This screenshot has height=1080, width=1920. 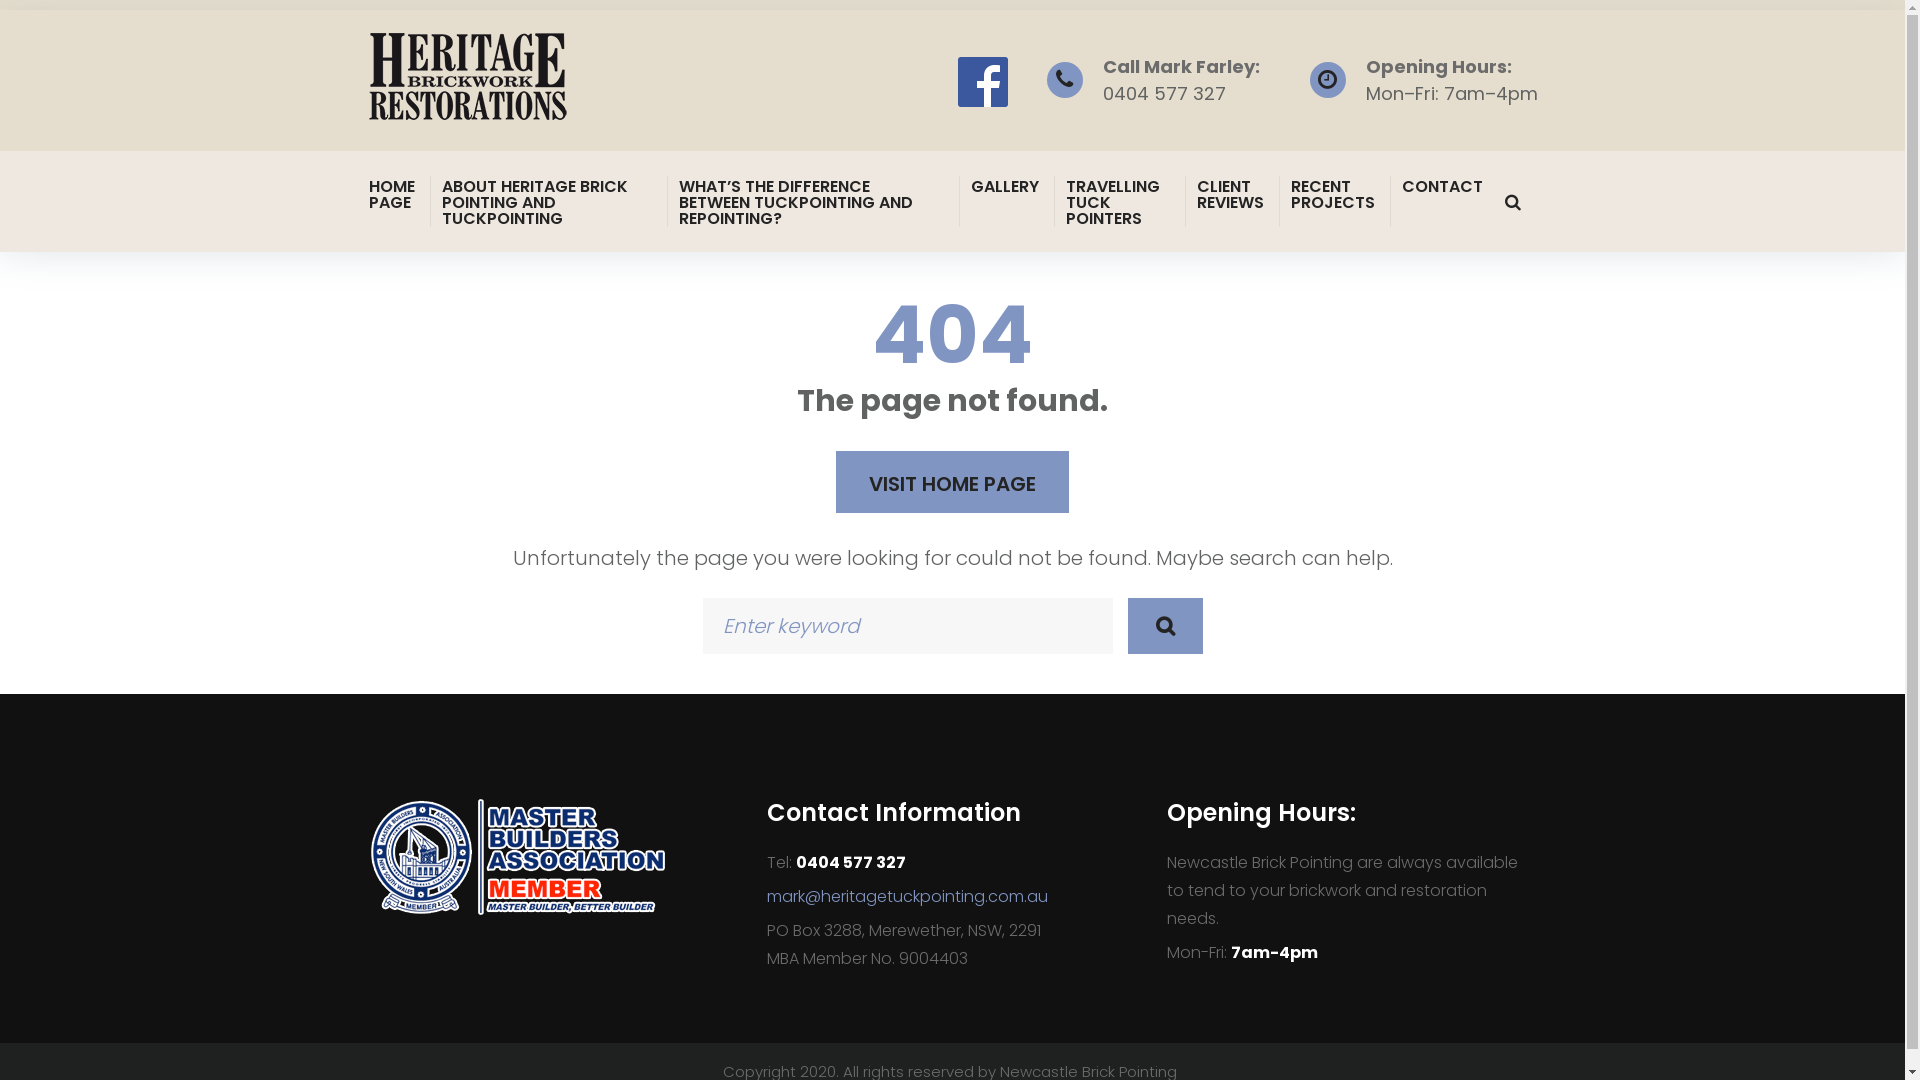 I want to click on 'ABOUT HERITAGE BRICK POINTING AND TUCKPOINTING', so click(x=548, y=201).